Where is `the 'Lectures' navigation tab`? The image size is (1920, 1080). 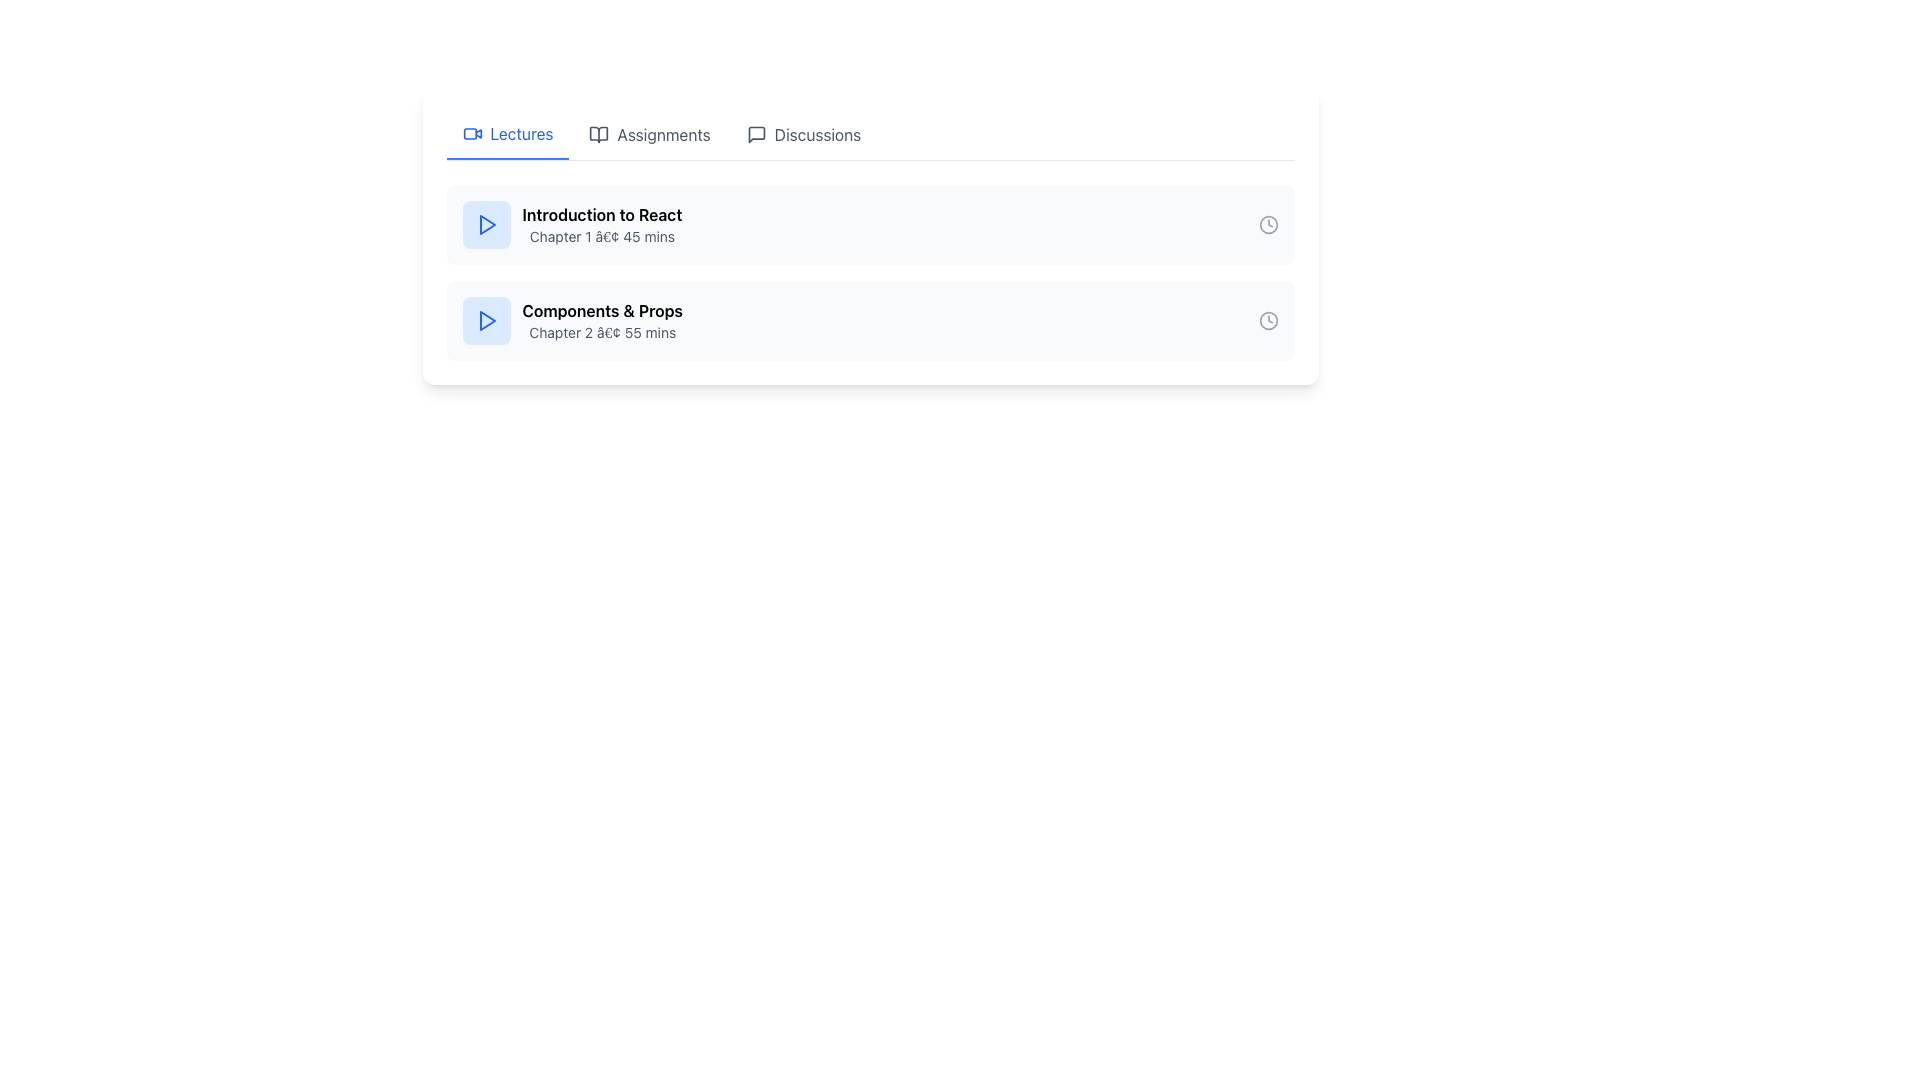
the 'Lectures' navigation tab is located at coordinates (508, 135).